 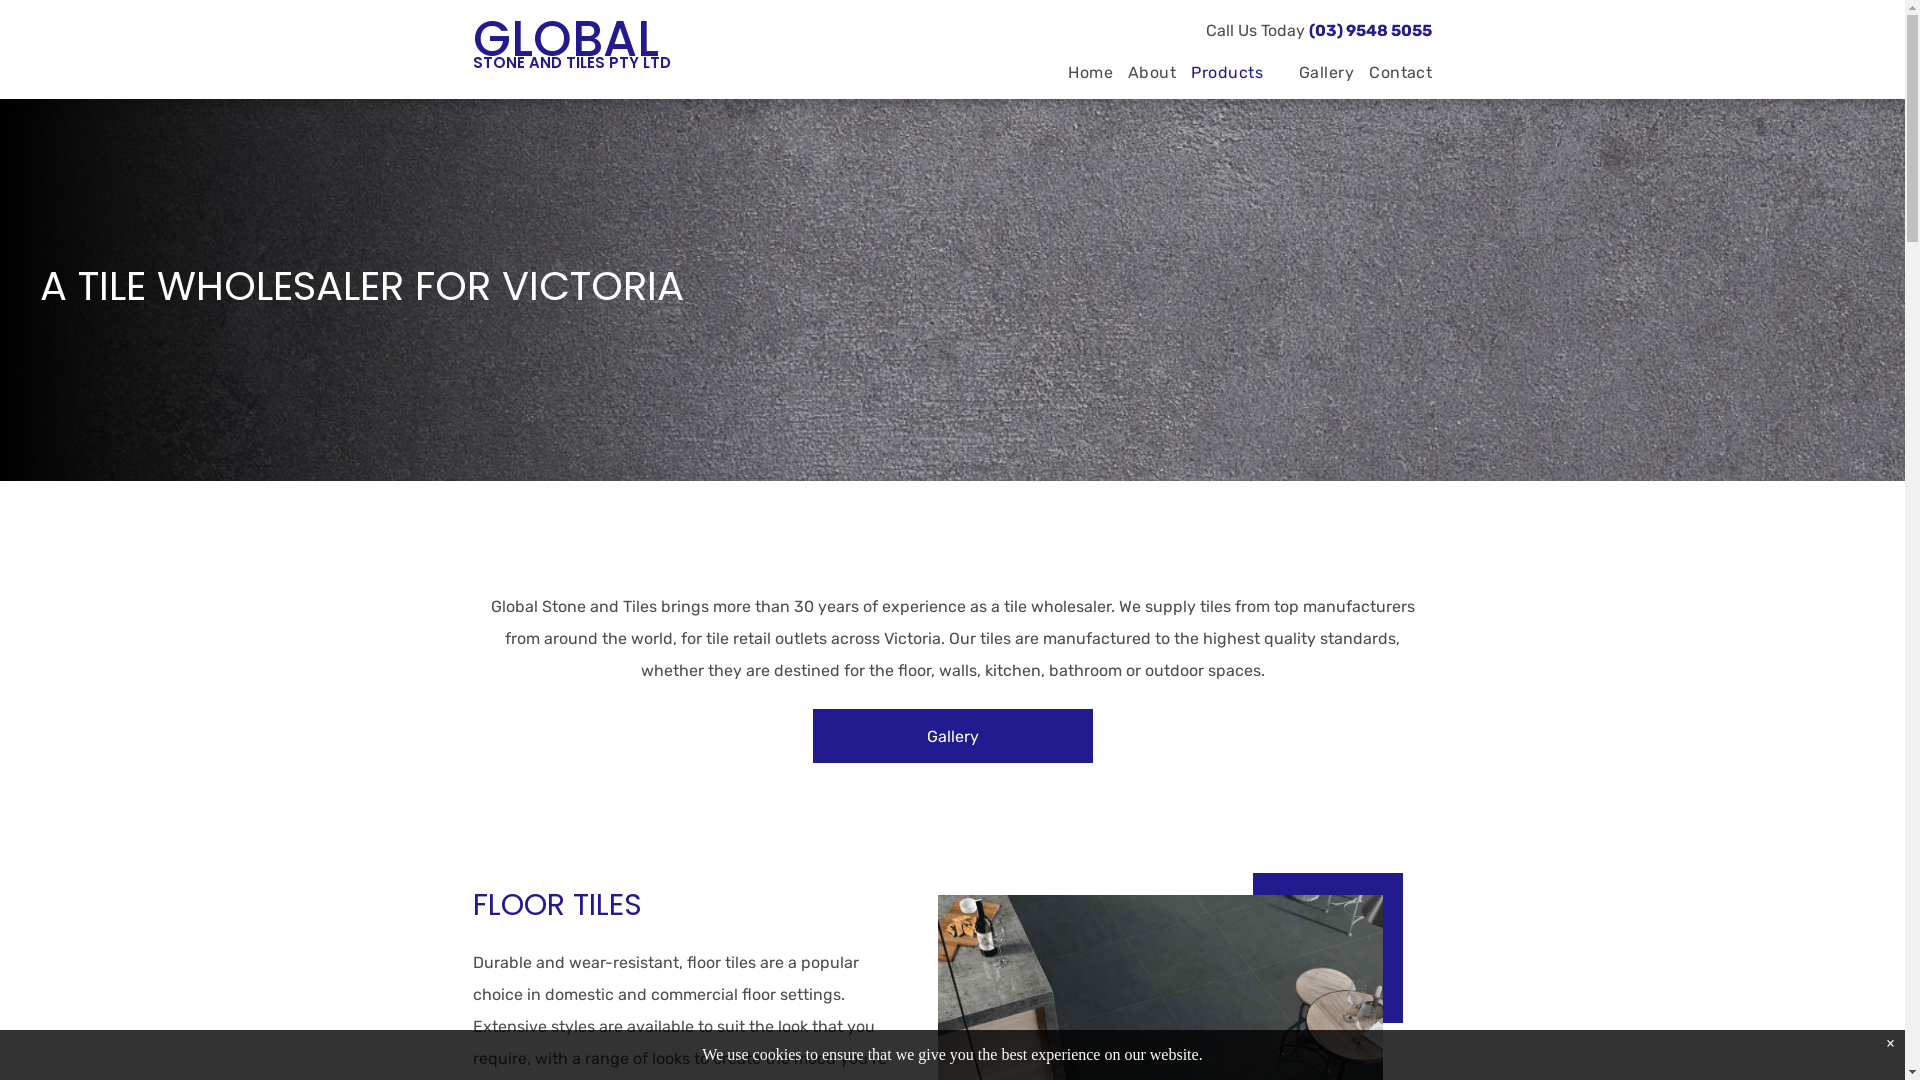 What do you see at coordinates (564, 38) in the screenshot?
I see `'GLOBAL'` at bounding box center [564, 38].